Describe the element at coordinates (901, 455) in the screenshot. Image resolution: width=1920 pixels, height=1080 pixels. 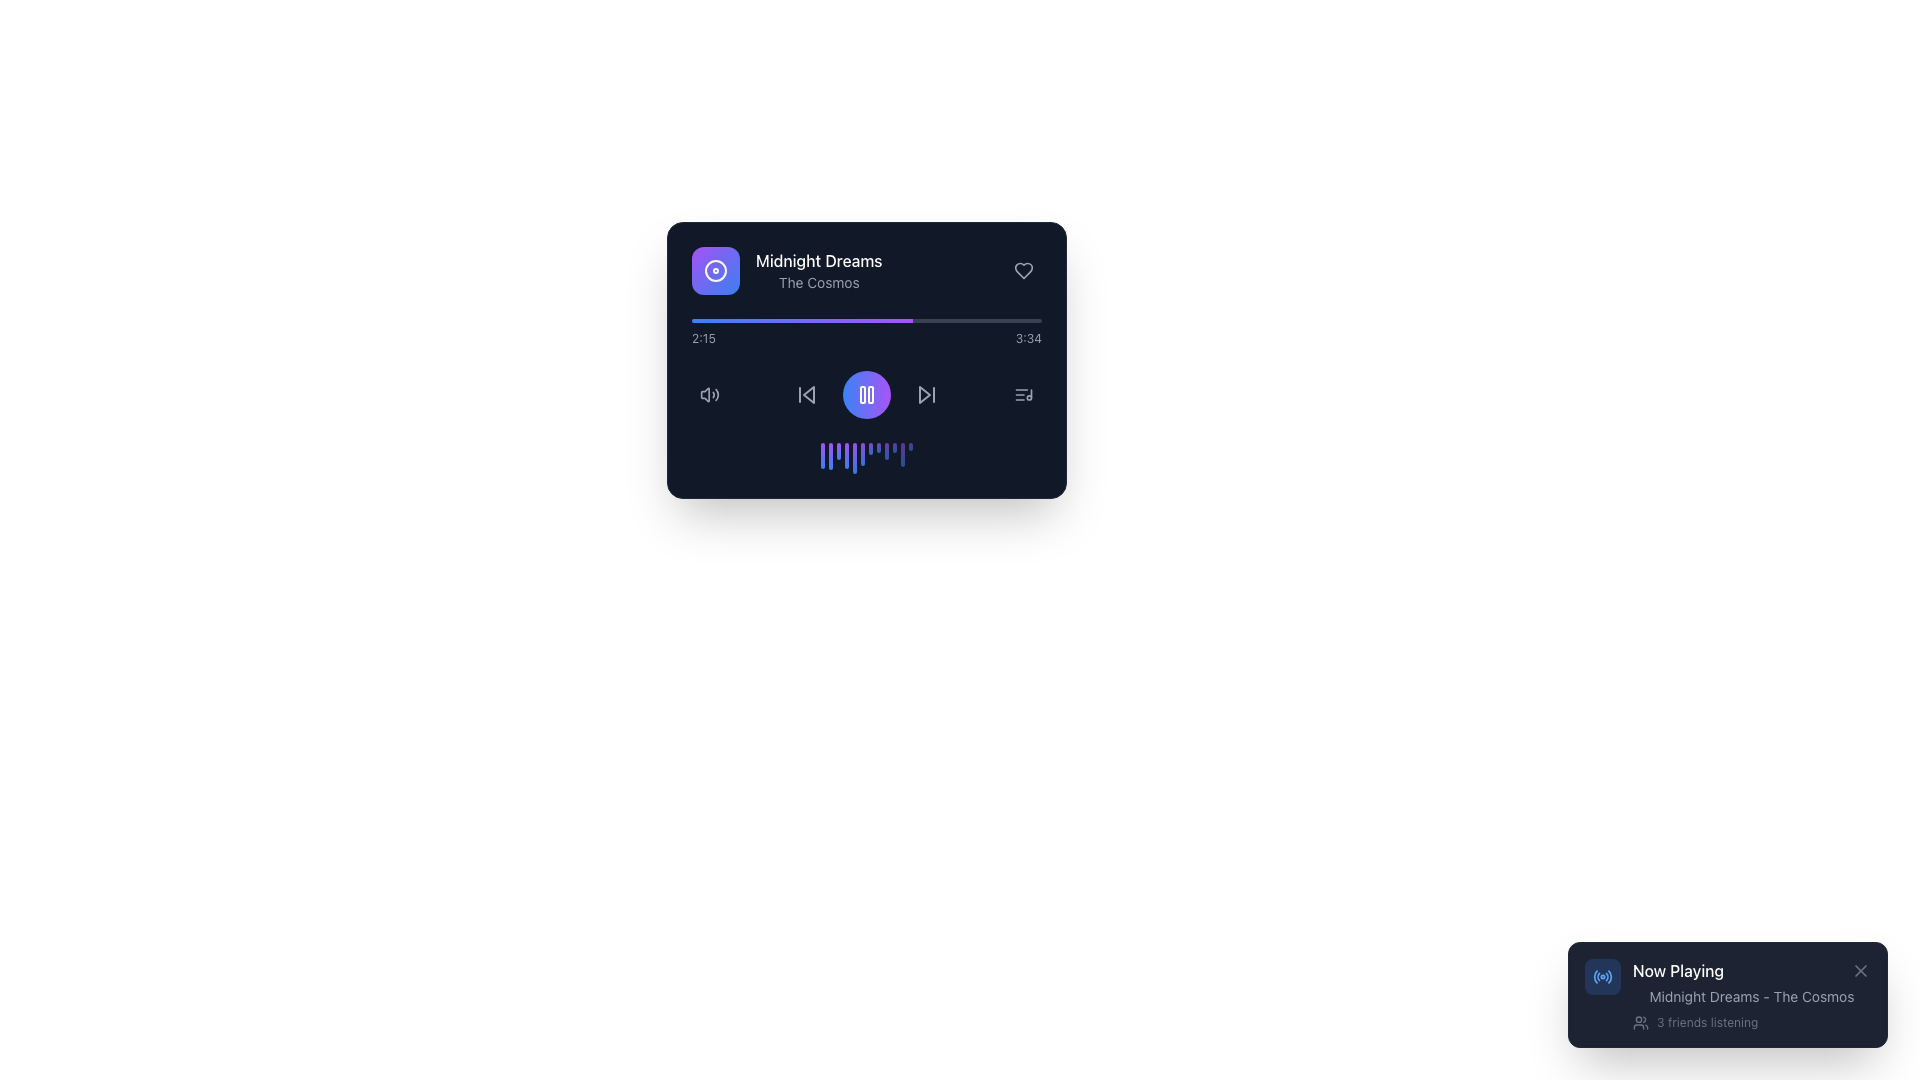
I see `the eleventh vertical audio visualizer bar, which features a gradient from blue to purple and has a pulsating animation, located at the bottom of the music player interface` at that location.